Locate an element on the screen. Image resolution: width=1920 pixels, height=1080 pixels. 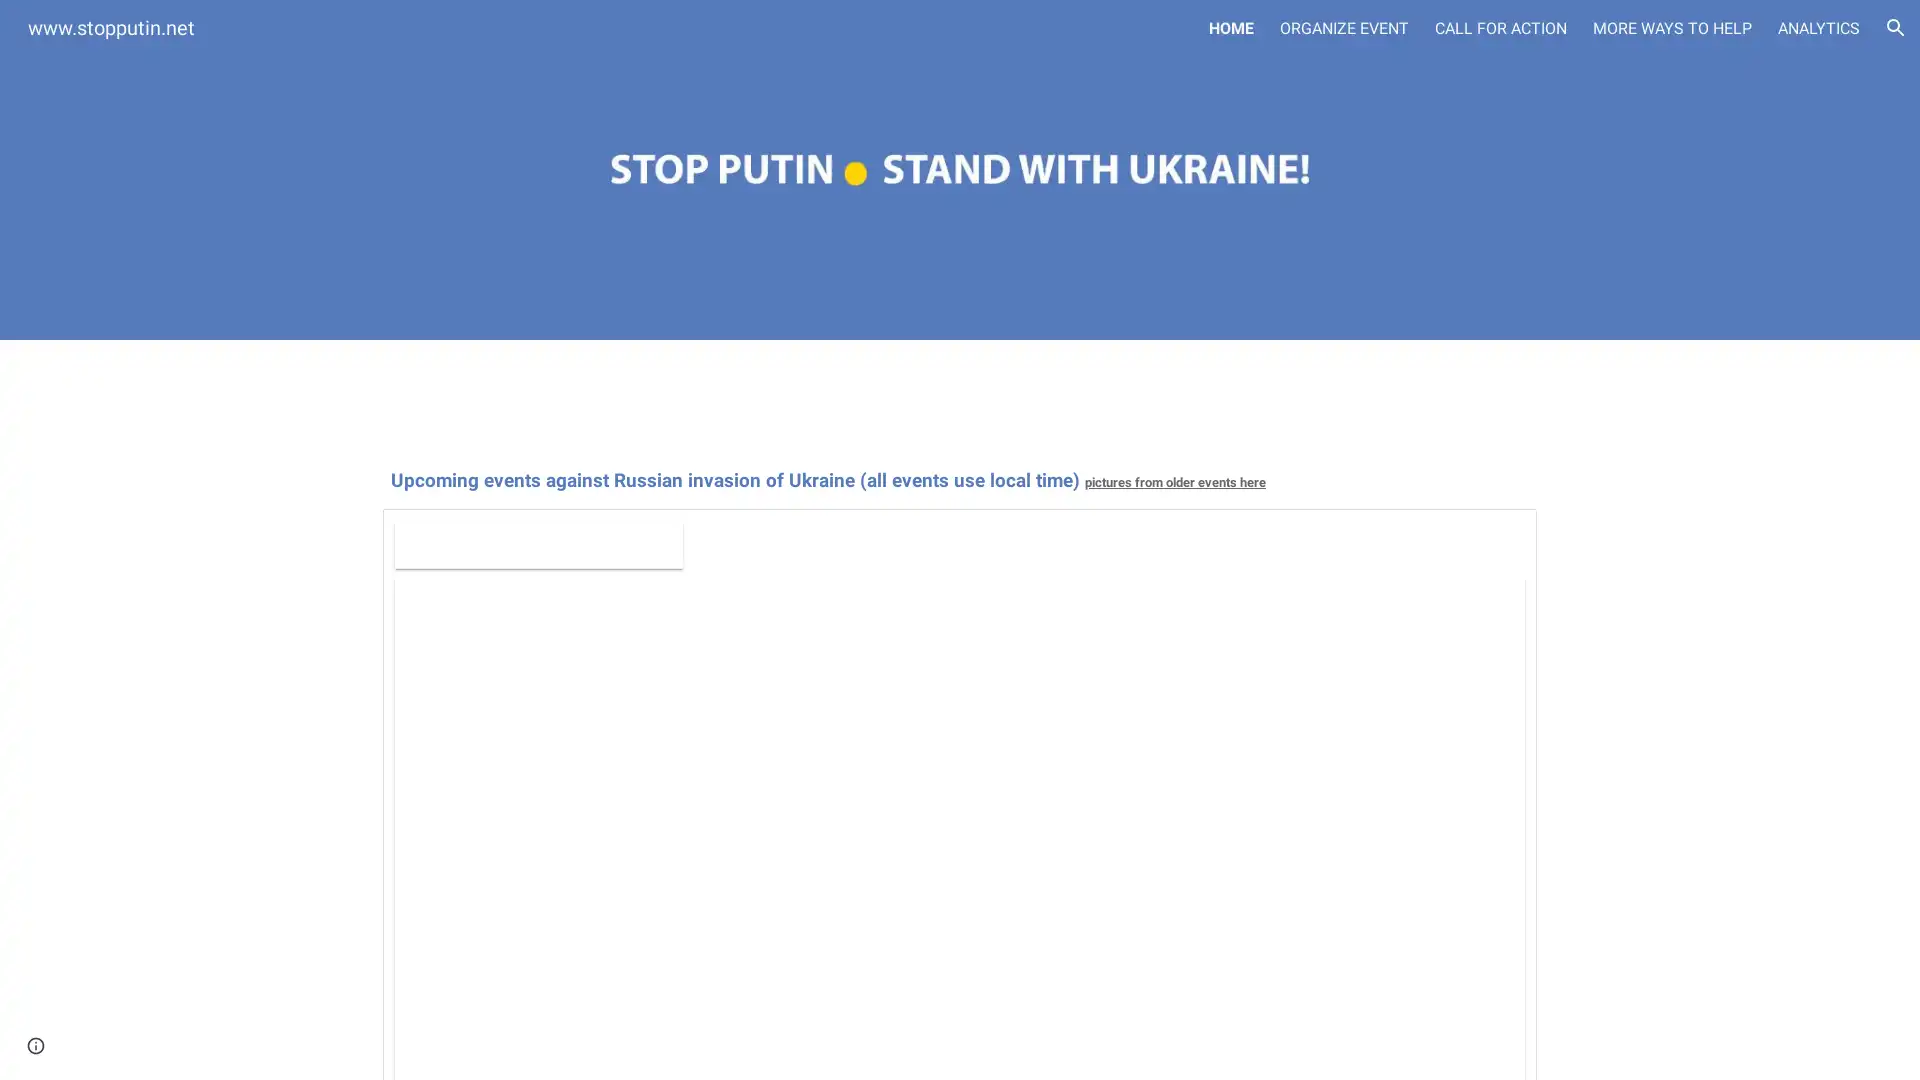
Report abuse is located at coordinates (240, 1044).